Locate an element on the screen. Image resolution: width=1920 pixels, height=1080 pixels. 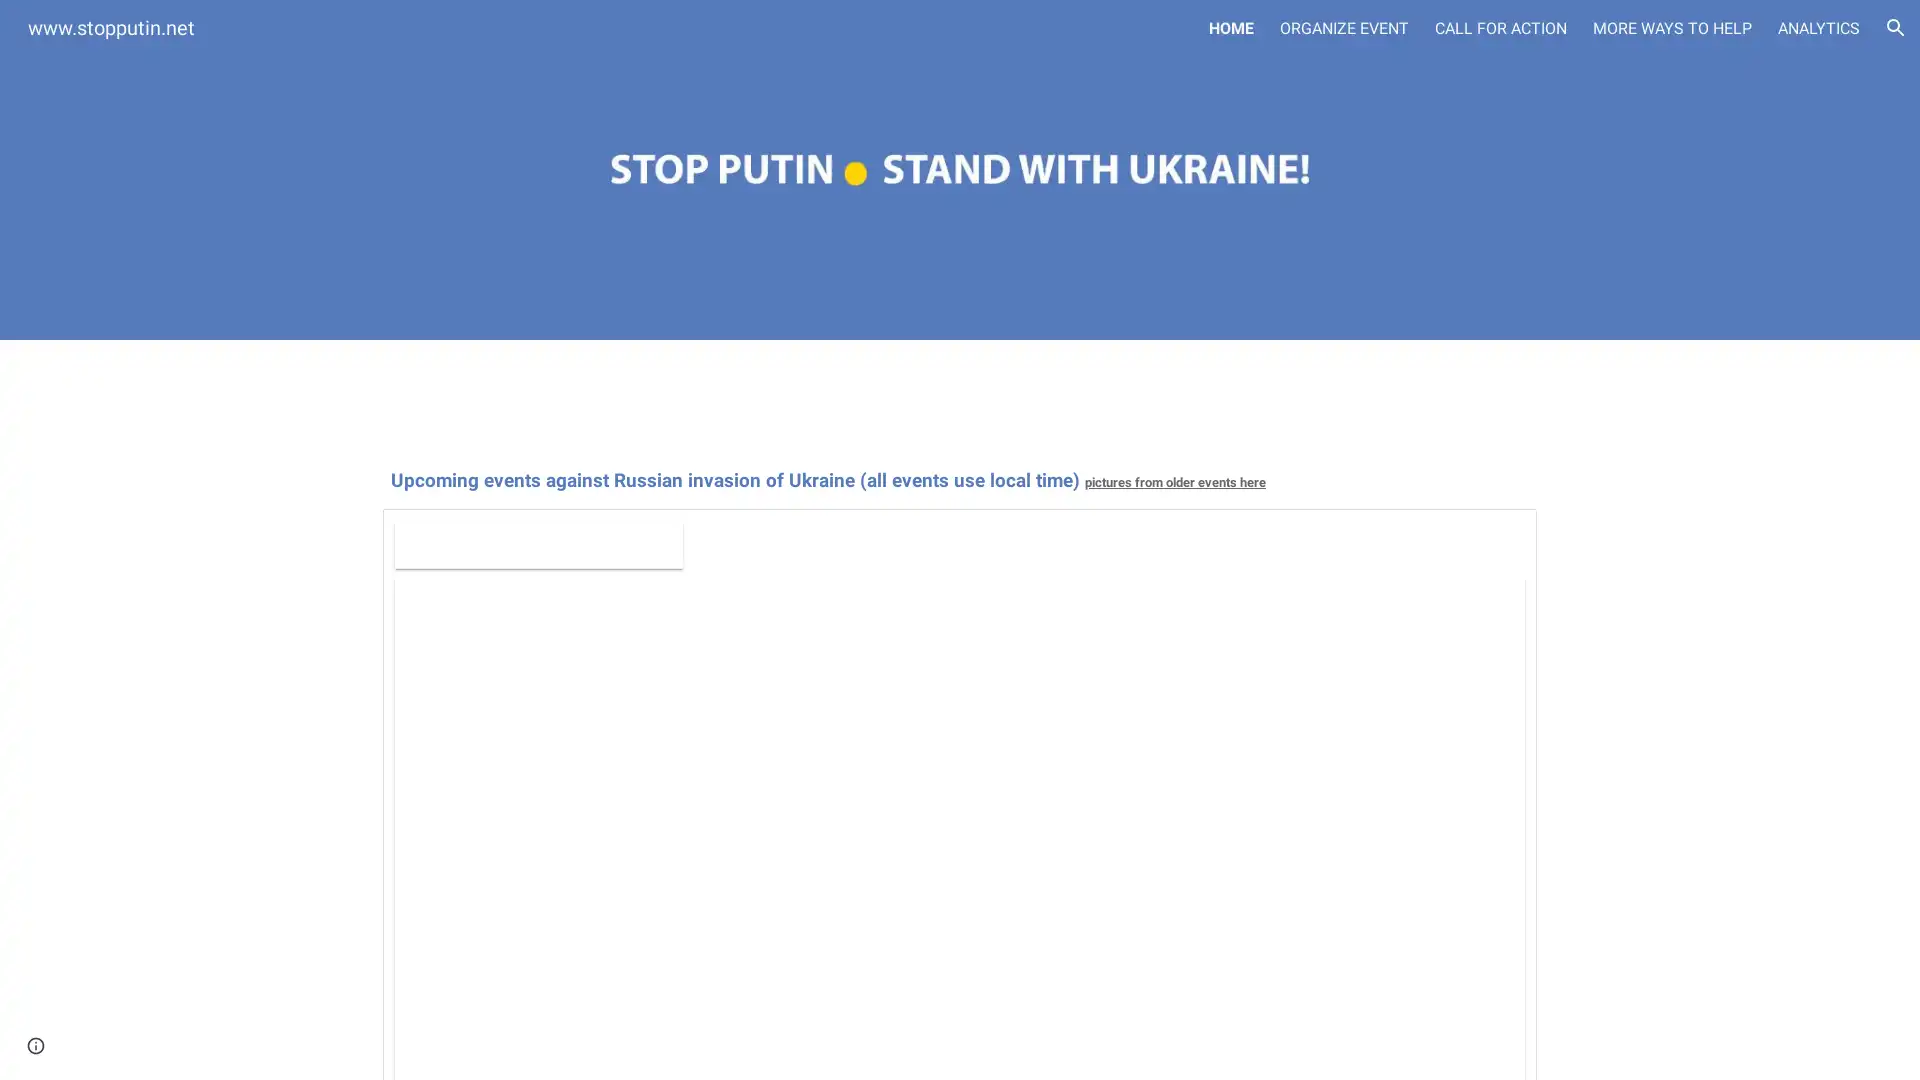
Report abuse is located at coordinates (240, 1044).